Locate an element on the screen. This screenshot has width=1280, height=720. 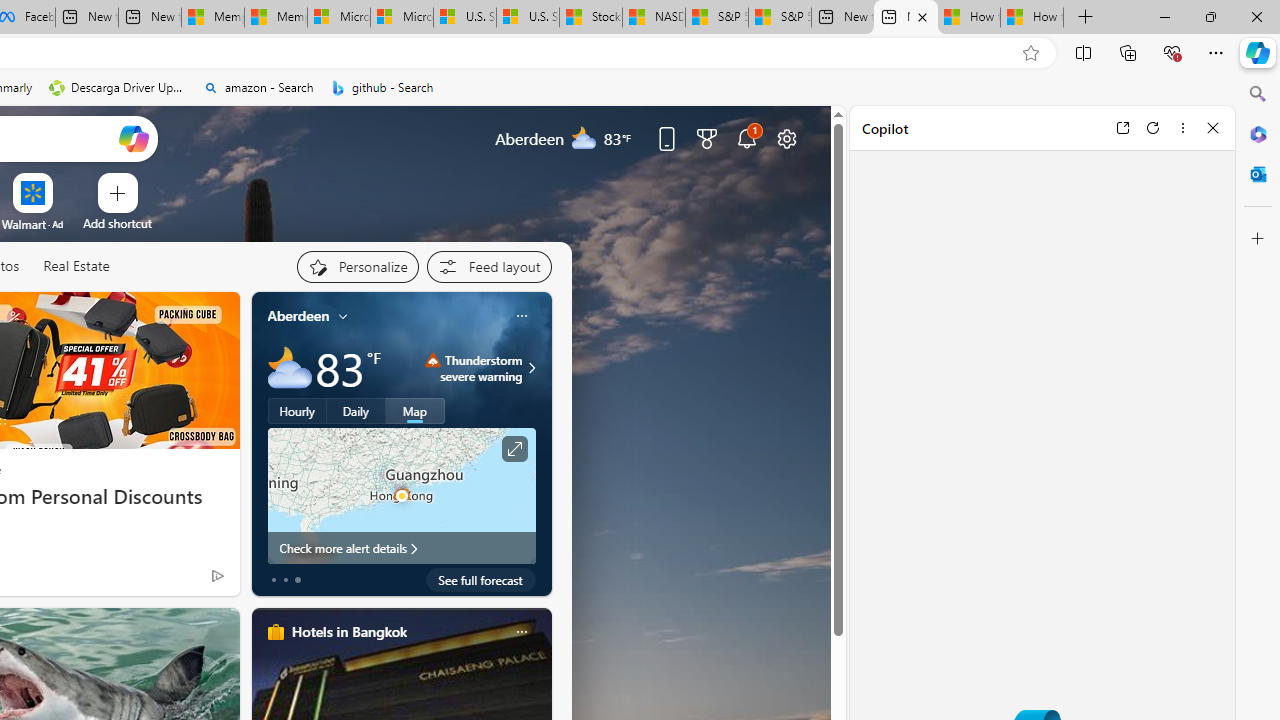
'Daily' is located at coordinates (356, 410).